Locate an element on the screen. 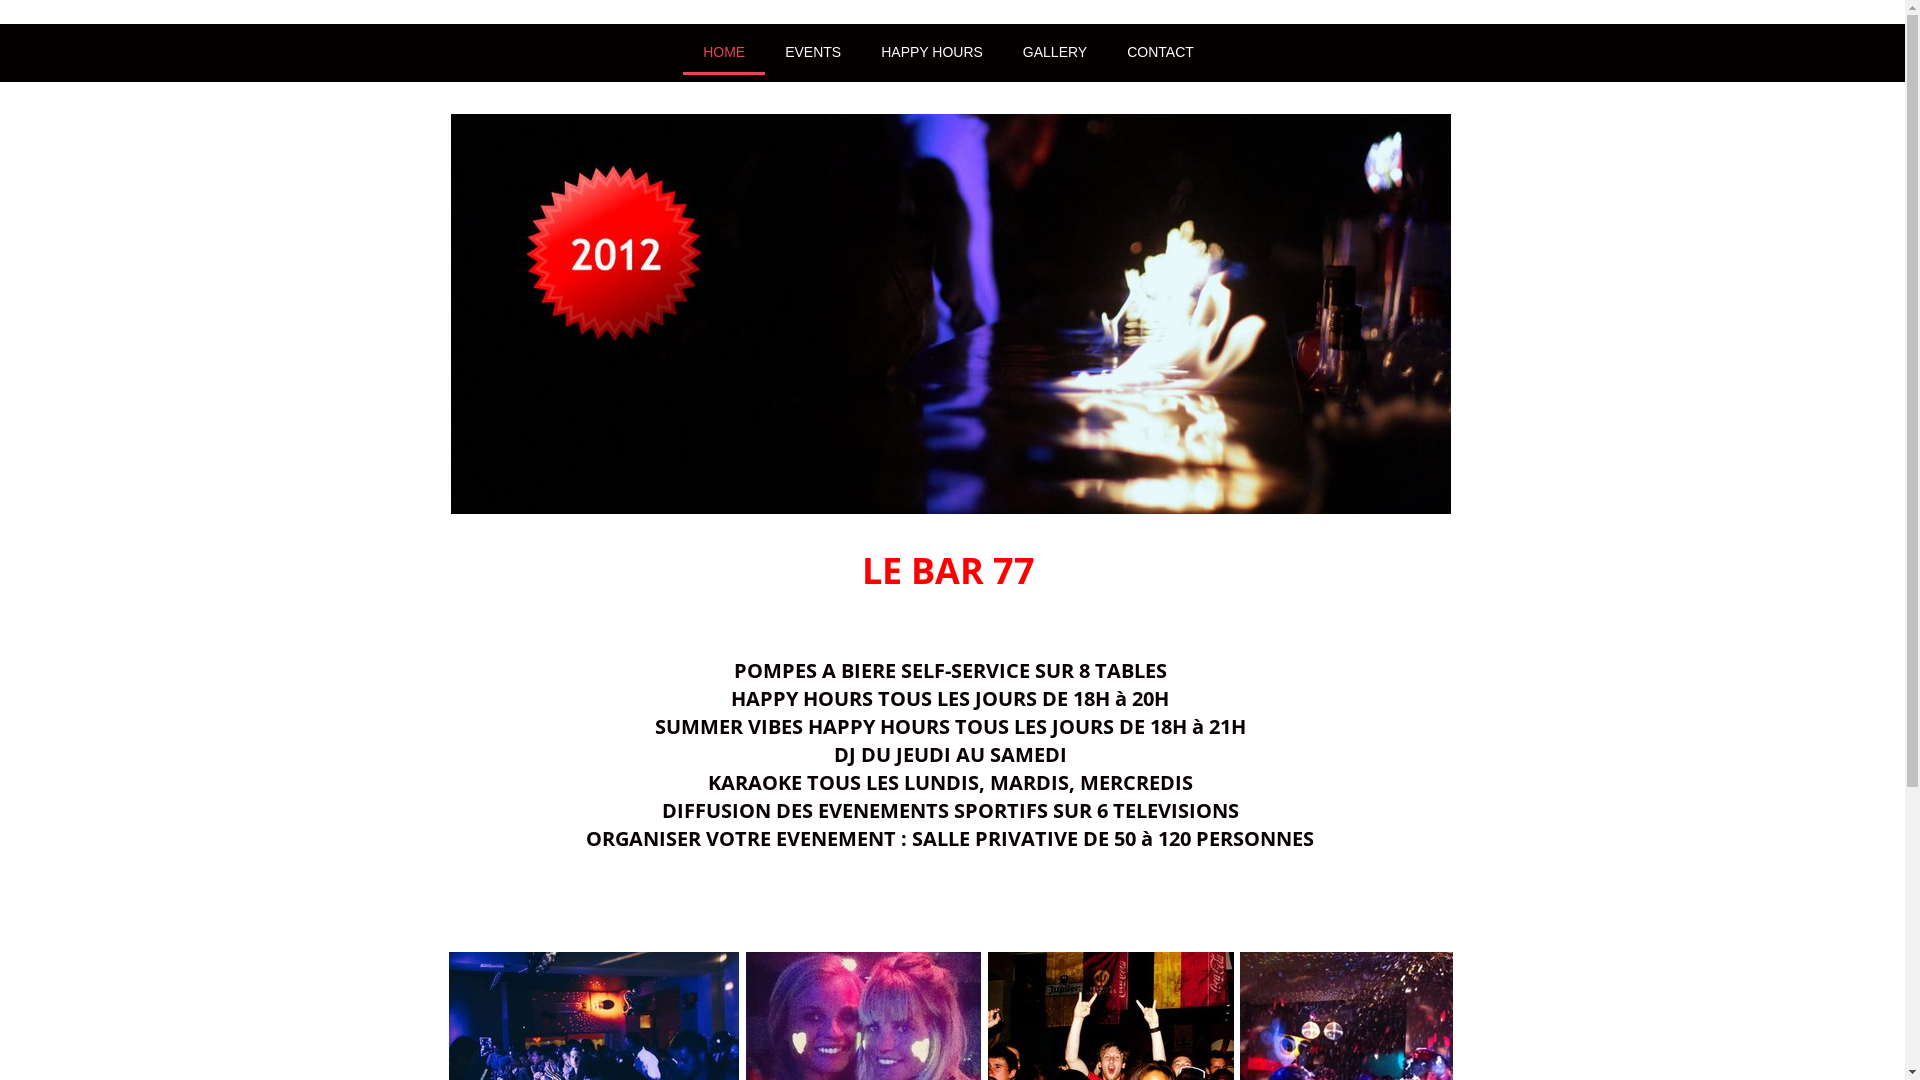 This screenshot has width=1920, height=1080. 'CONTACT' is located at coordinates (1106, 50).